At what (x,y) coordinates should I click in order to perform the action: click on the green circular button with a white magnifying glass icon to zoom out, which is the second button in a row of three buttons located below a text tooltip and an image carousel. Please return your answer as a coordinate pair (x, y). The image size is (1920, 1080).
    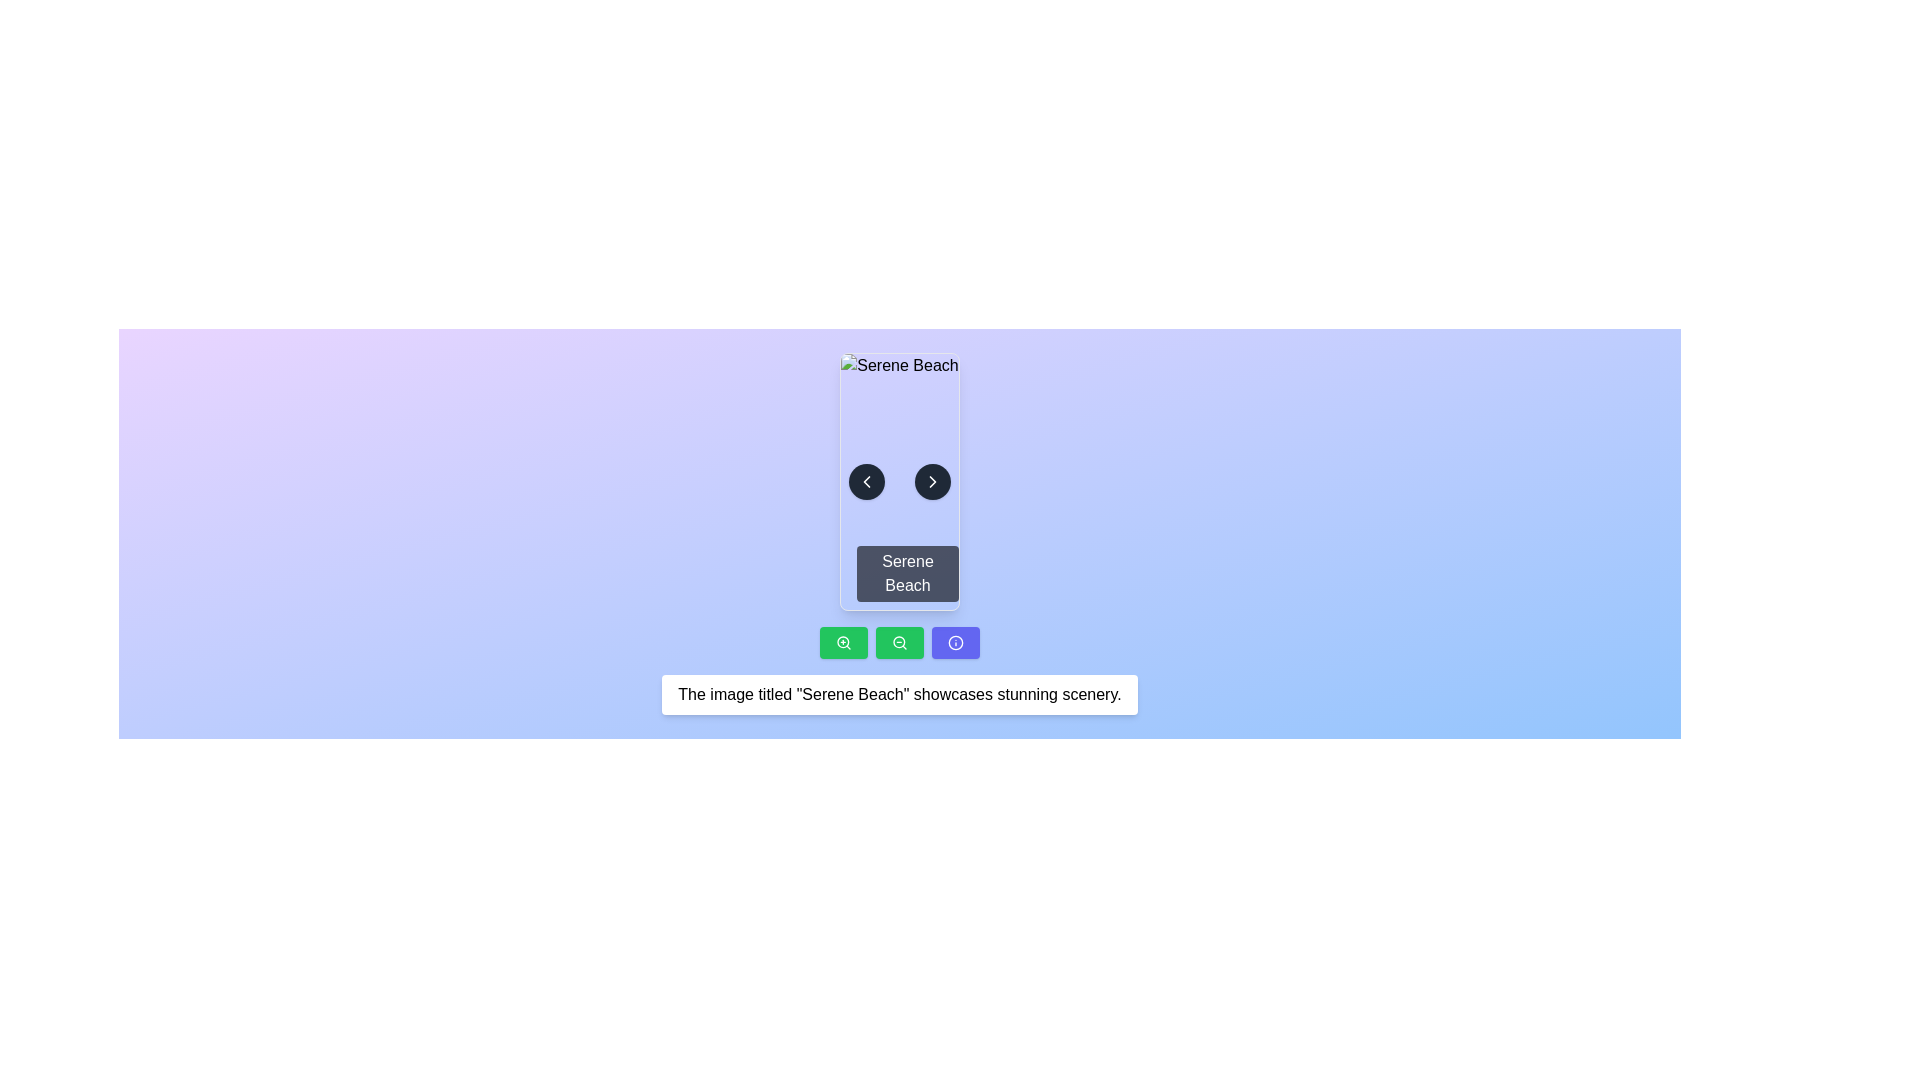
    Looking at the image, I should click on (899, 643).